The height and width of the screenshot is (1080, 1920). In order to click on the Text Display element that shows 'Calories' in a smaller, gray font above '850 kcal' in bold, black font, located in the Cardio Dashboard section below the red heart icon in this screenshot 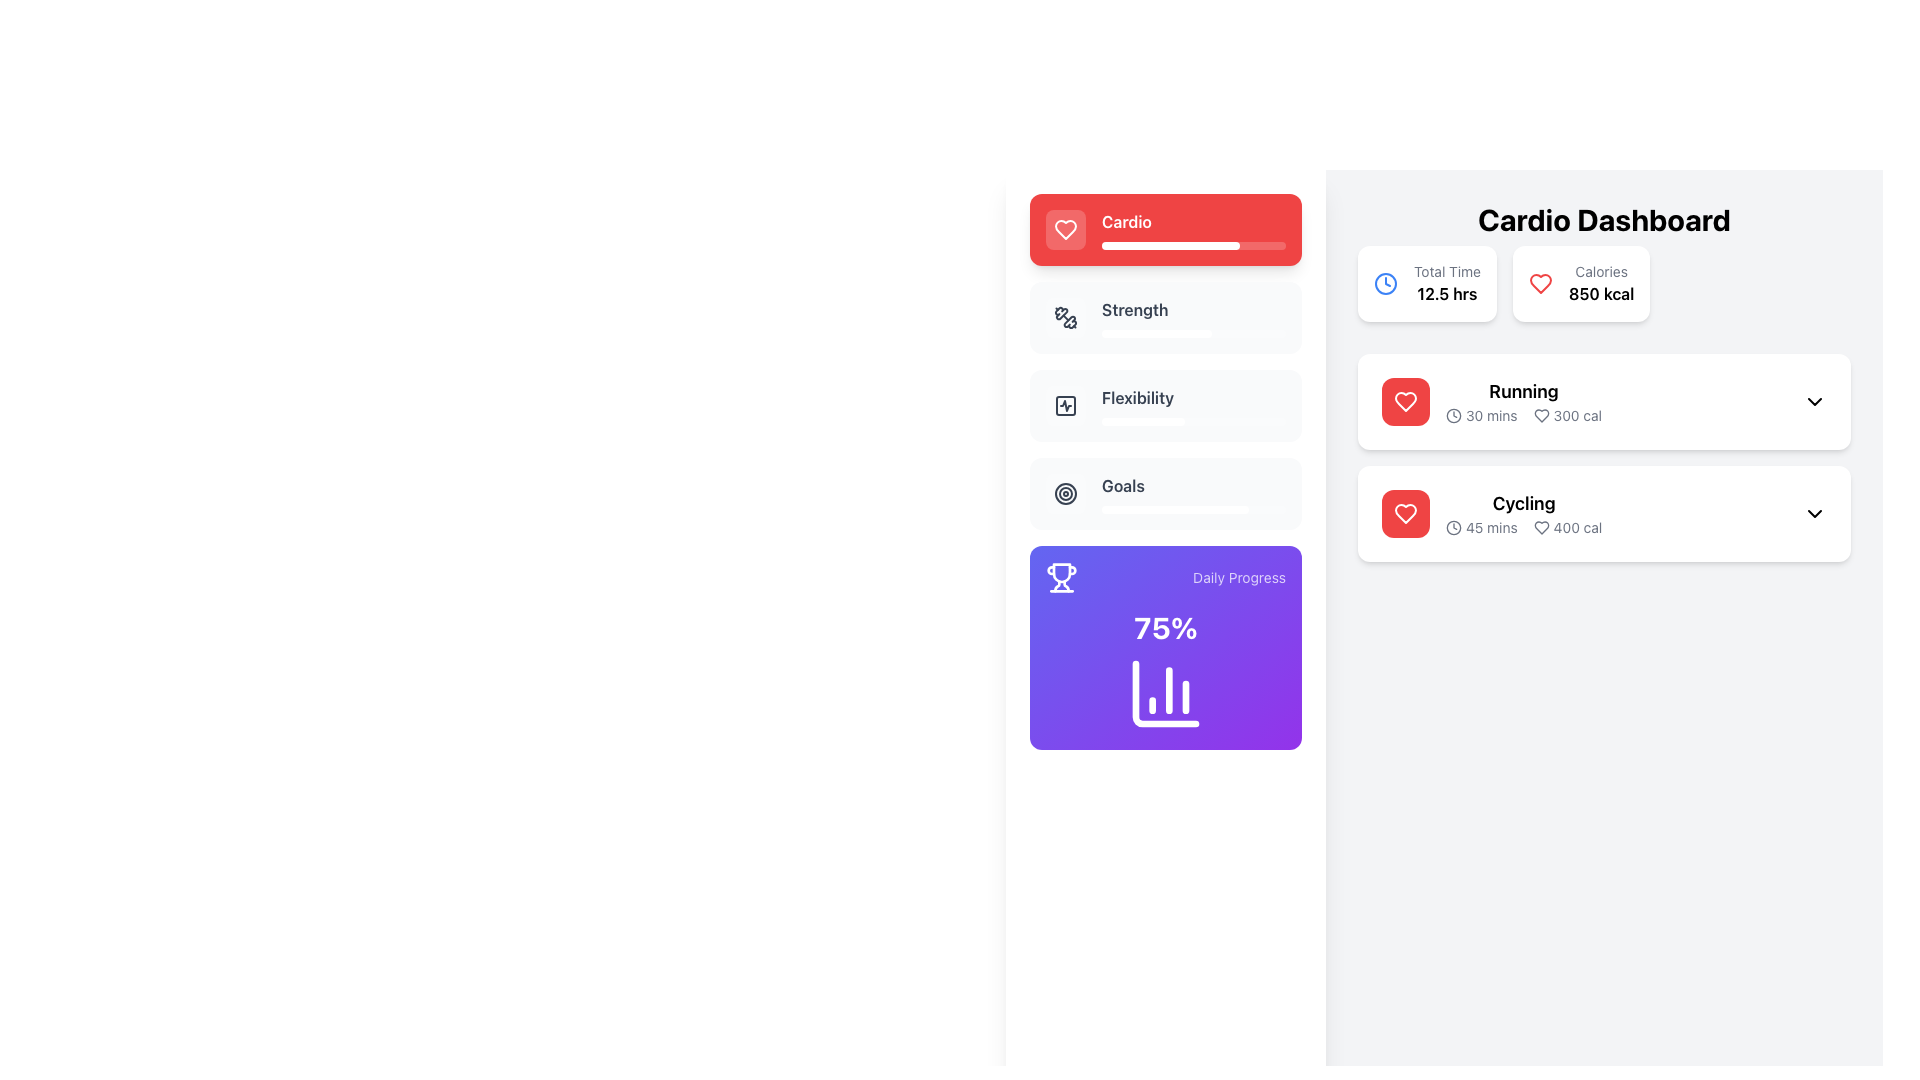, I will do `click(1601, 284)`.